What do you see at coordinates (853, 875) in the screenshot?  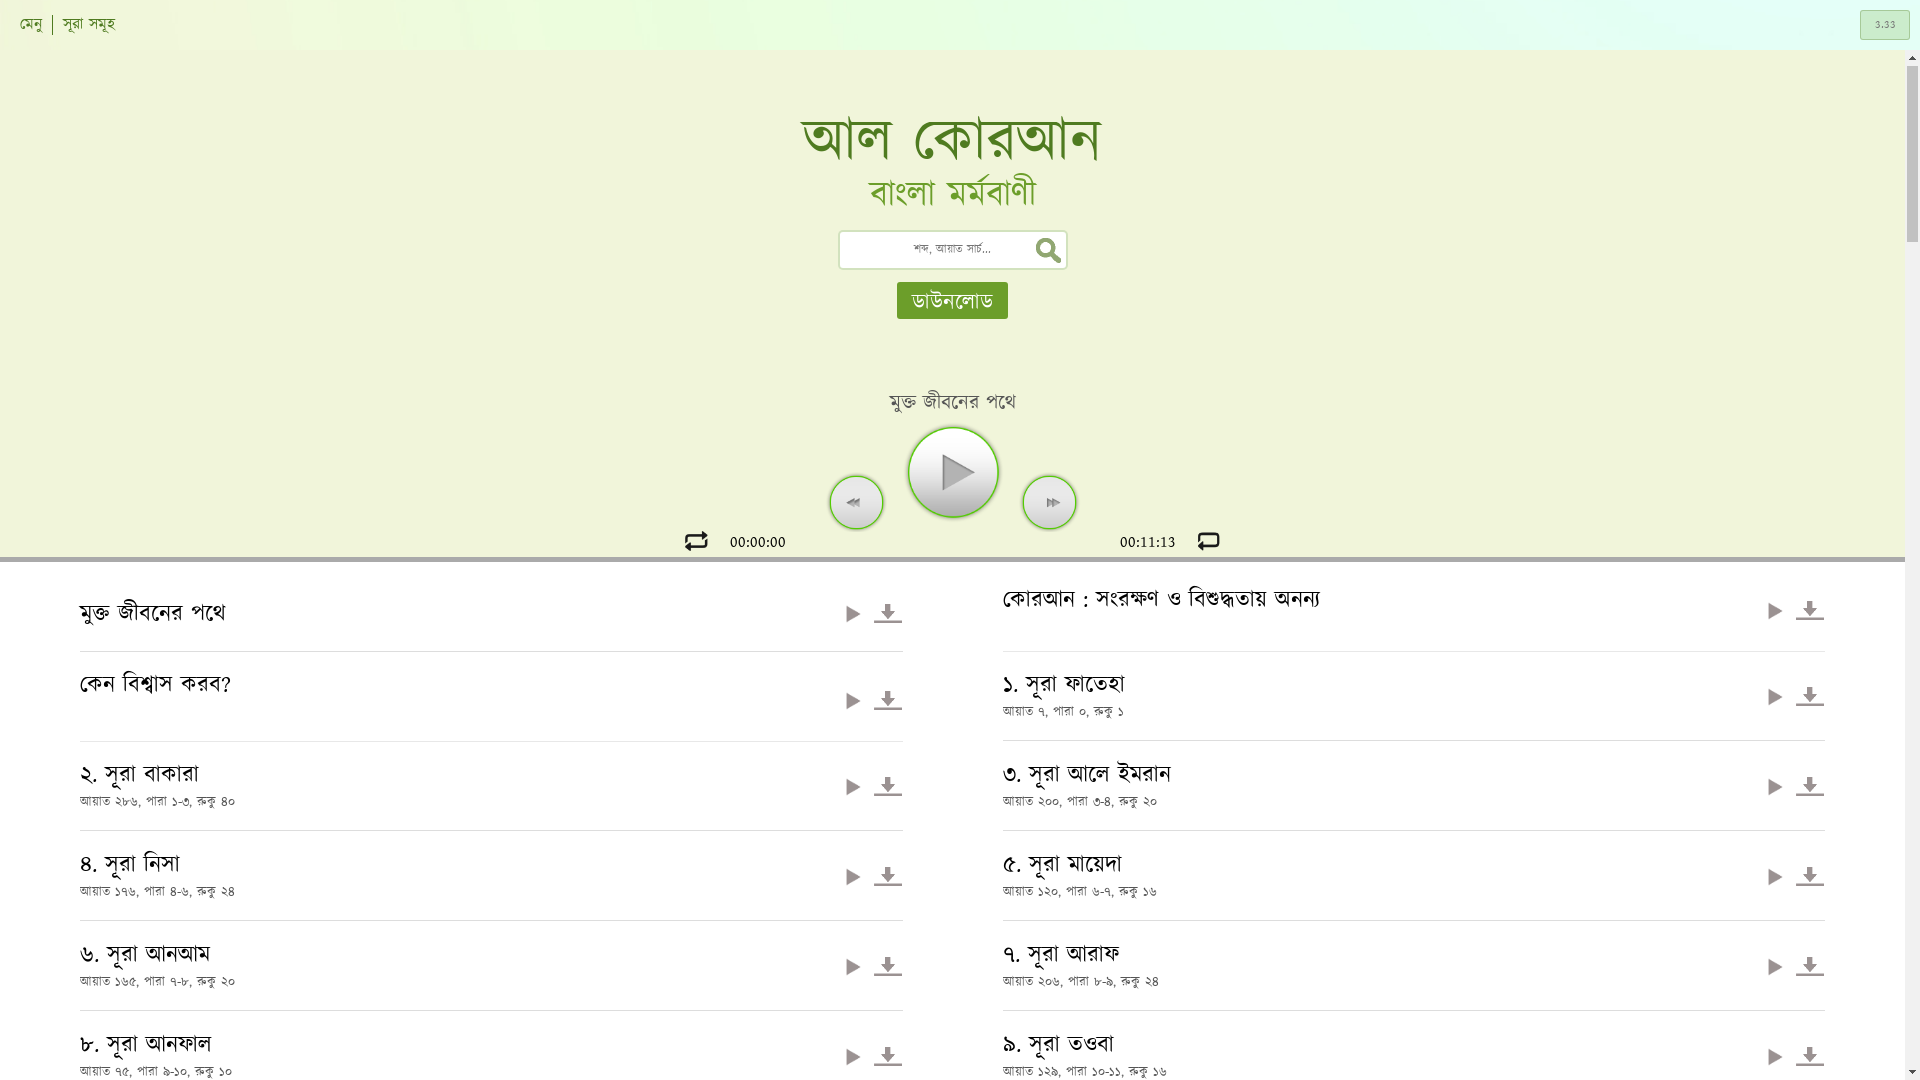 I see `'Play'` at bounding box center [853, 875].